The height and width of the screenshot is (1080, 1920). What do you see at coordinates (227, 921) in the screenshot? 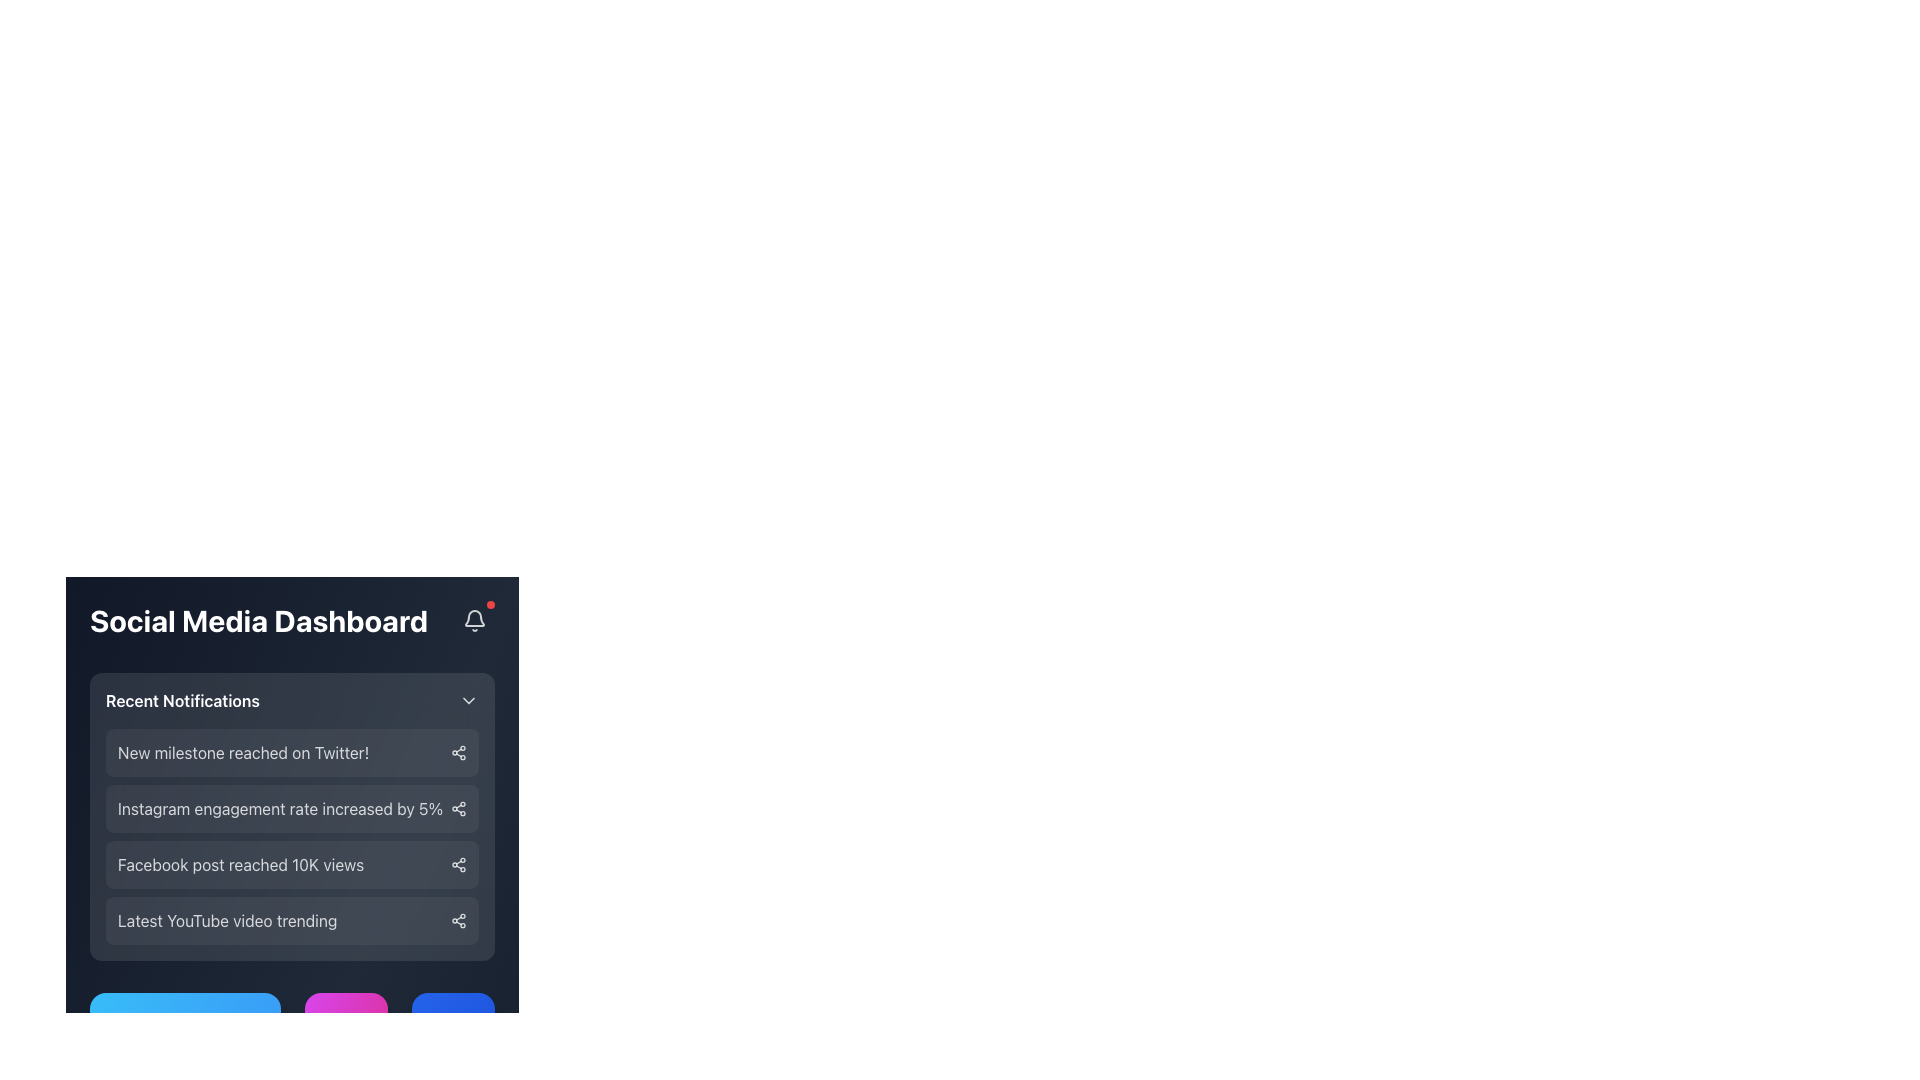
I see `the Static Label that conveys the notification text about the latest YouTube video trending, located in the 'Recent Notifications' section as the left-most component in the fourth item of a vertical list` at bounding box center [227, 921].